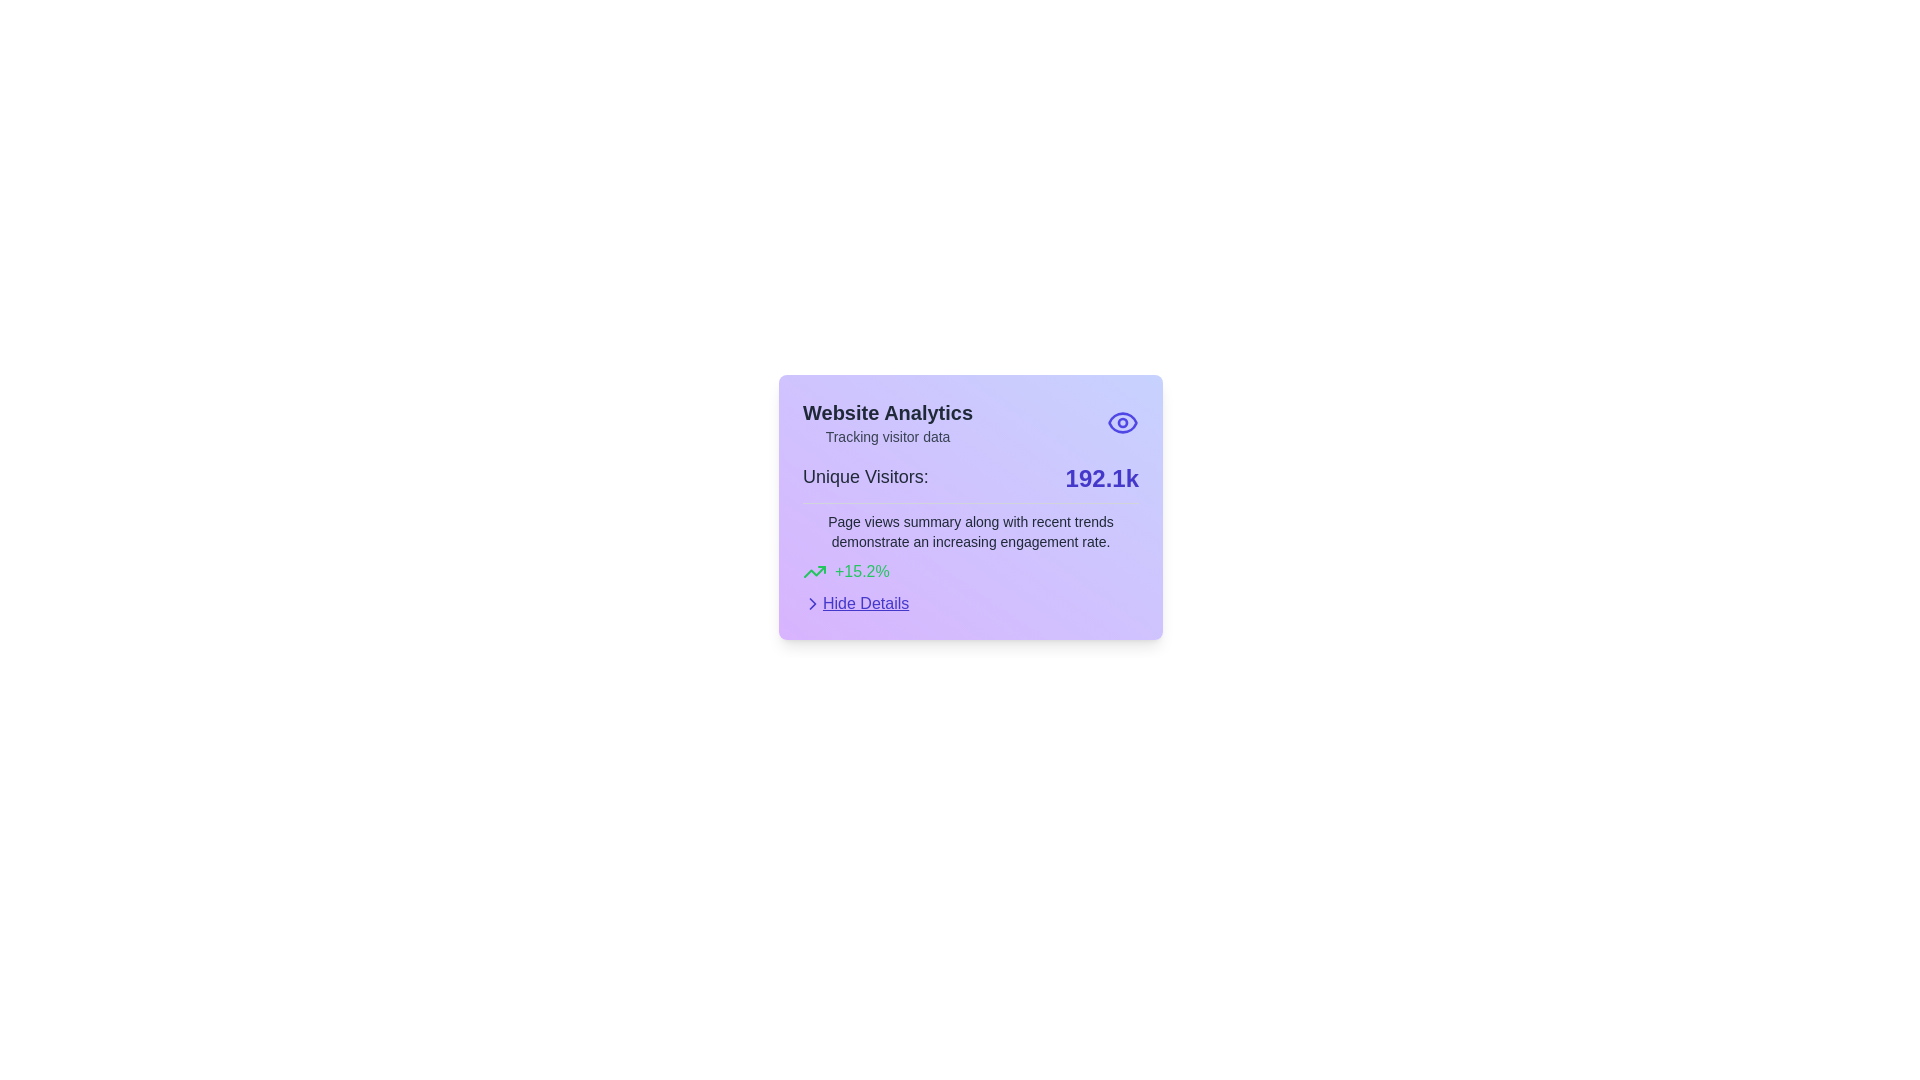 The height and width of the screenshot is (1080, 1920). Describe the element at coordinates (812, 603) in the screenshot. I see `the right-chevron icon` at that location.